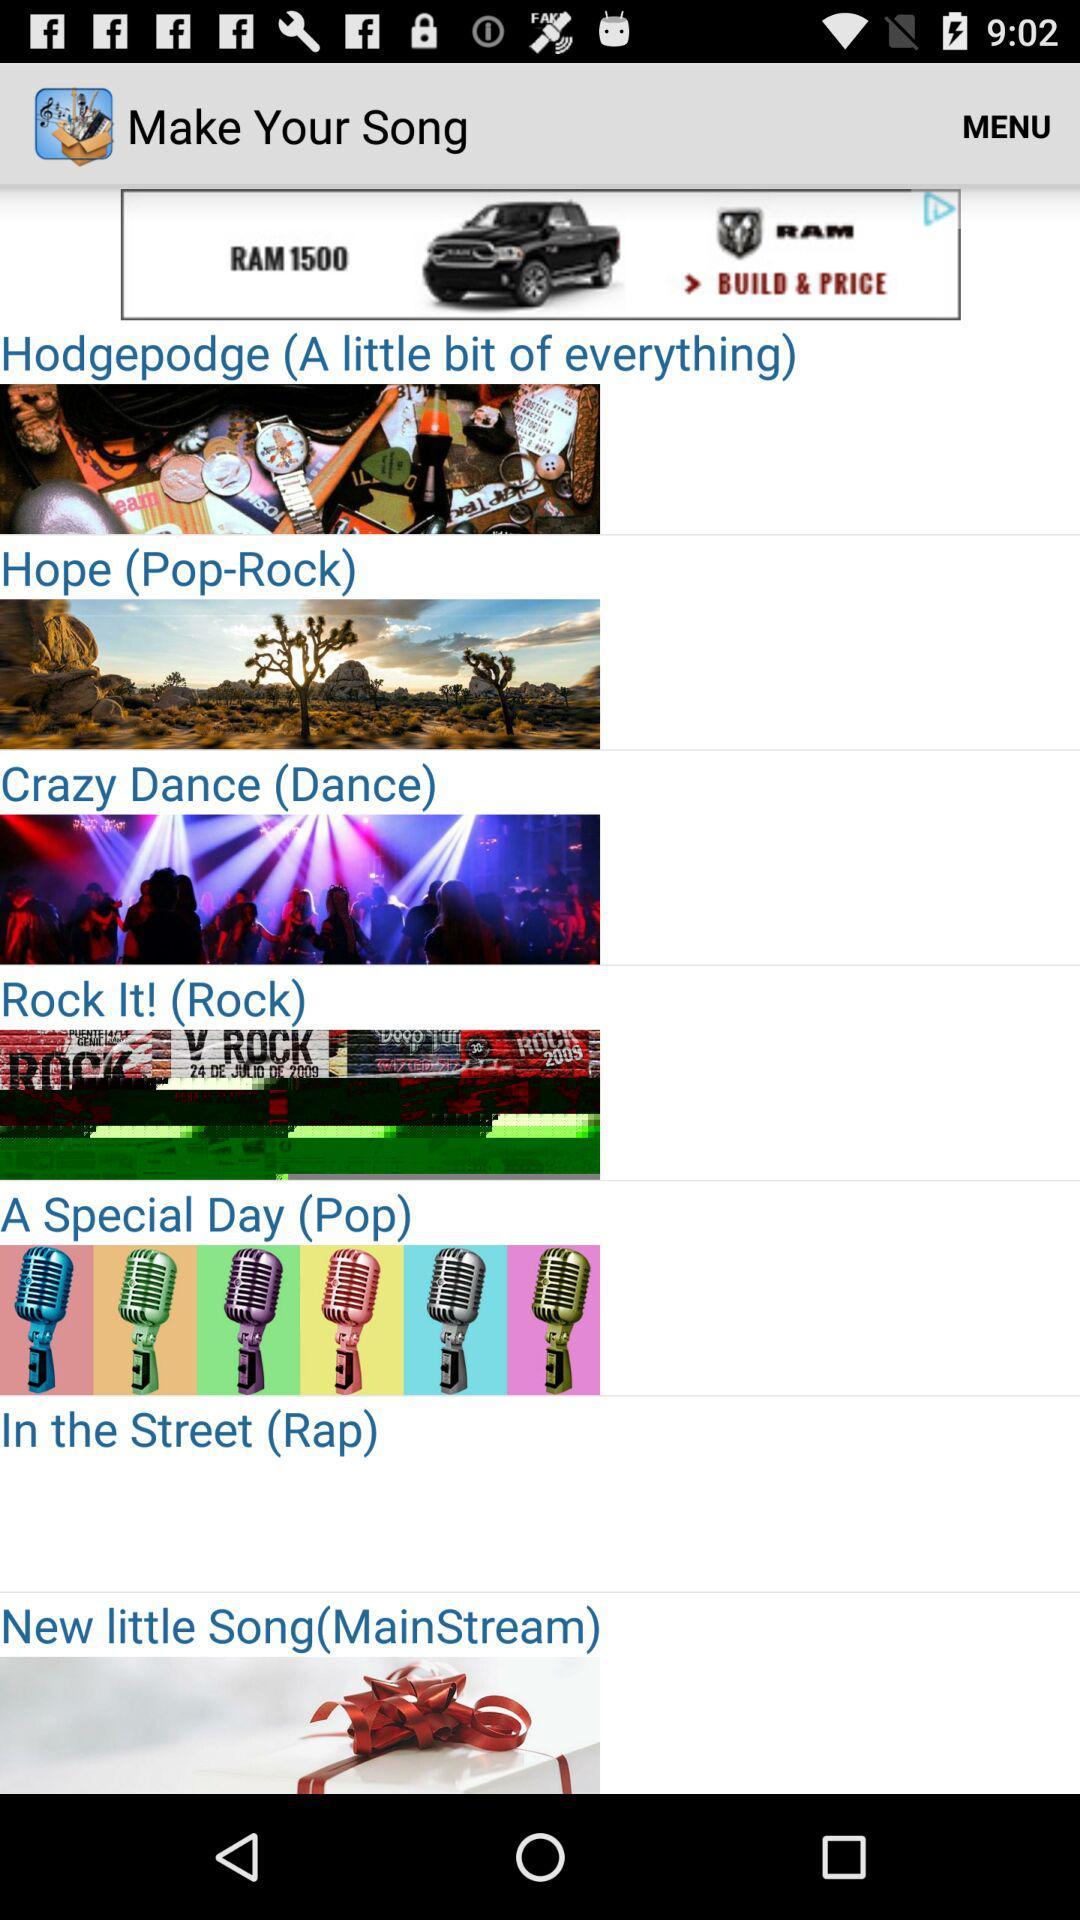  Describe the element at coordinates (300, 253) in the screenshot. I see `advertisement` at that location.